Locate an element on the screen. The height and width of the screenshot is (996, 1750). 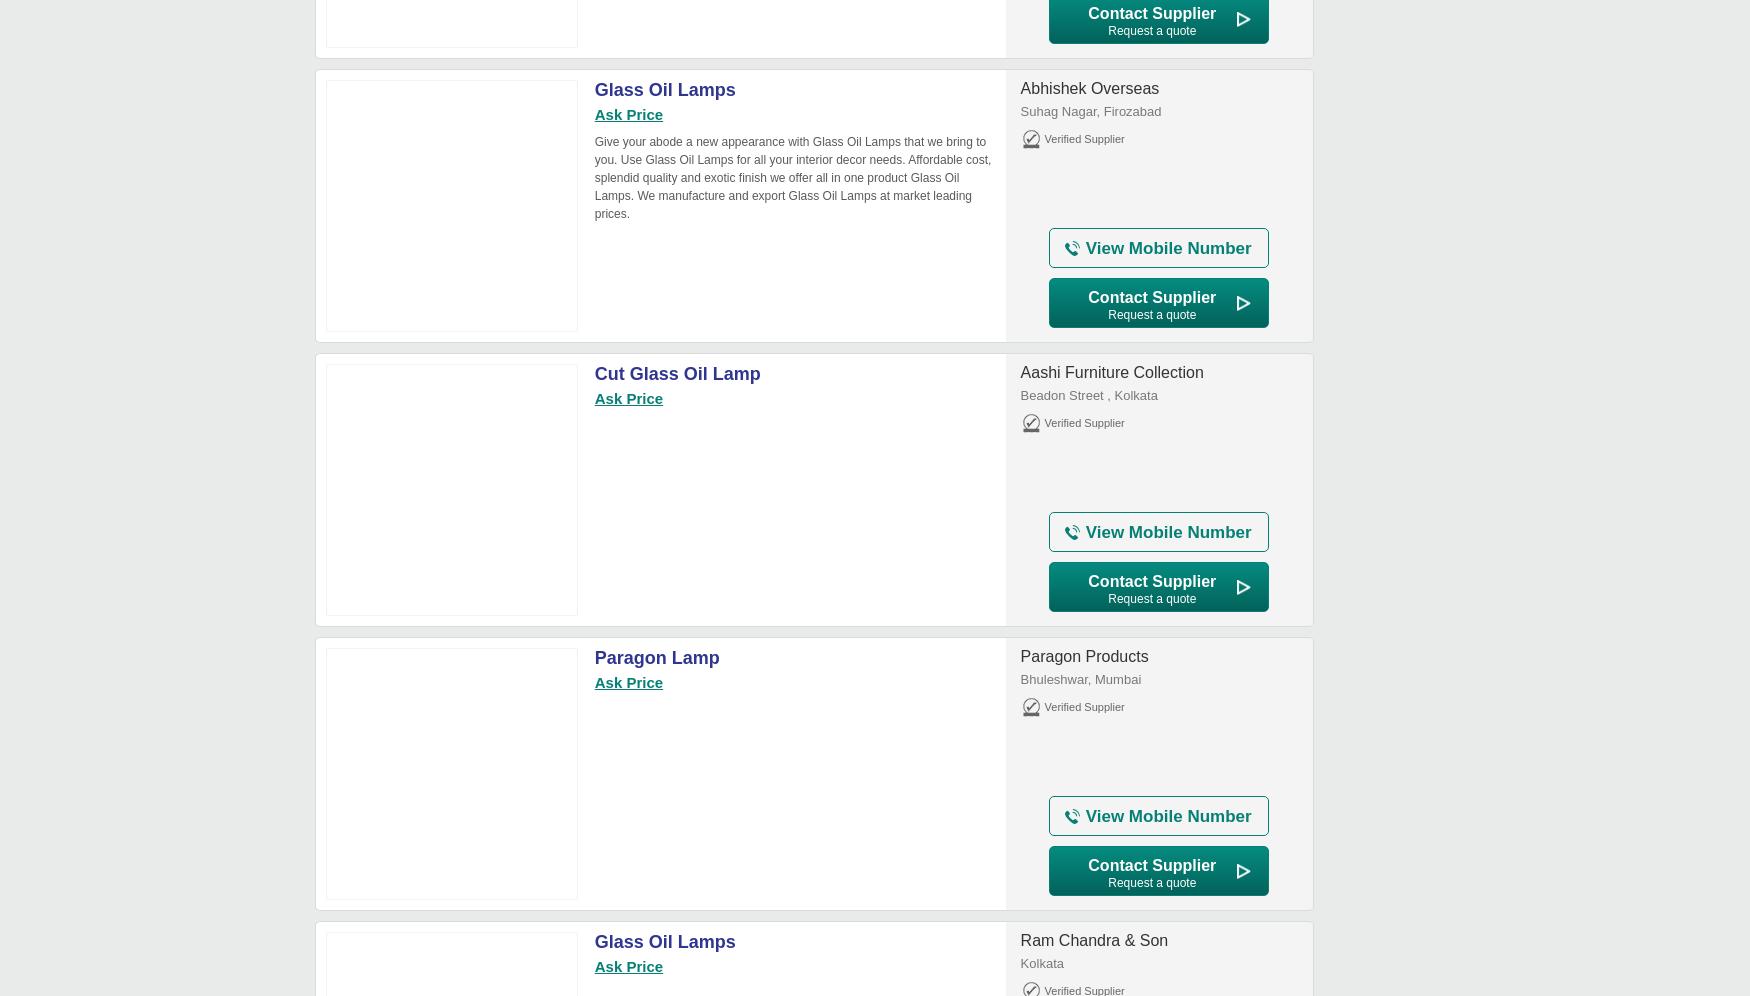
'Abhishek Overseas' is located at coordinates (1019, 88).